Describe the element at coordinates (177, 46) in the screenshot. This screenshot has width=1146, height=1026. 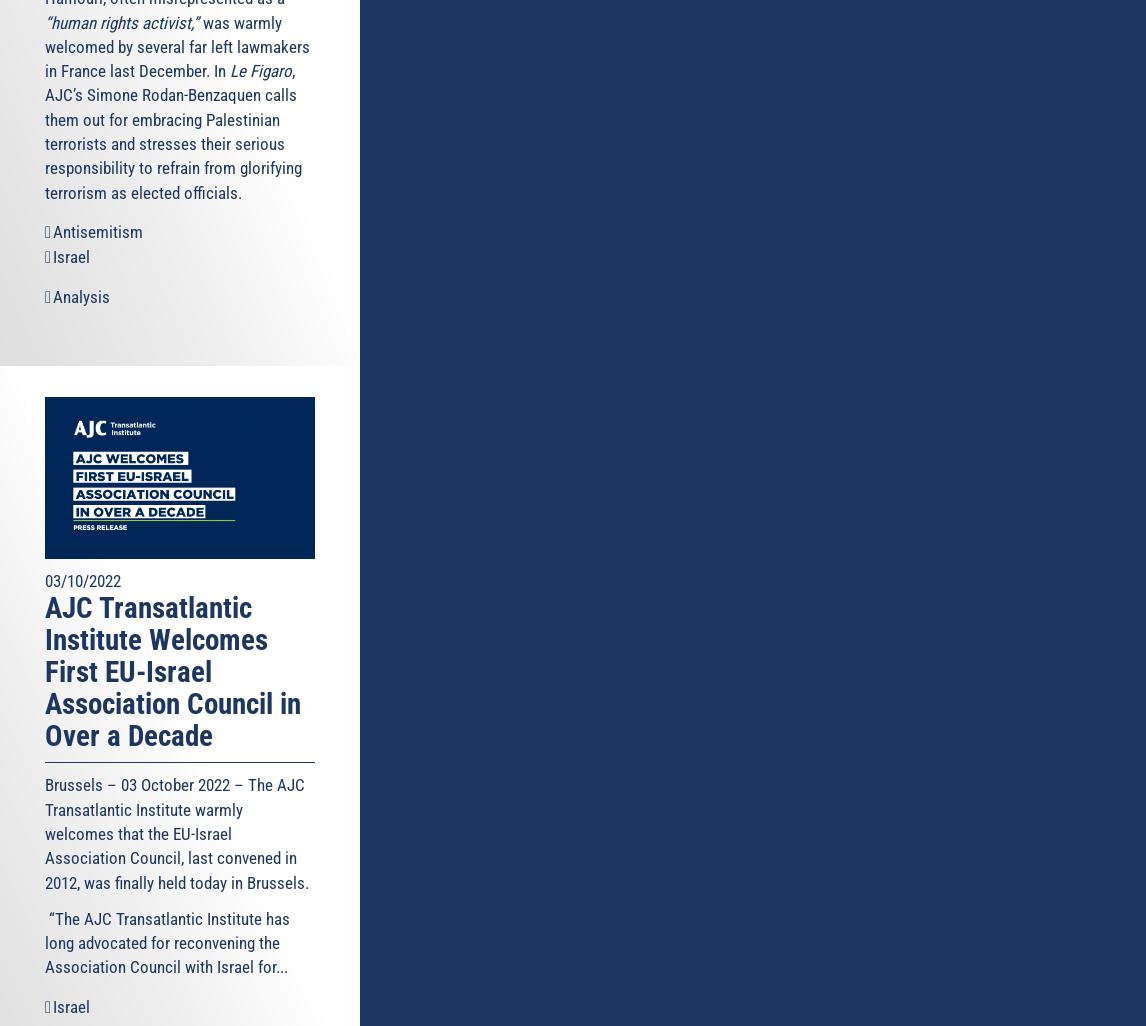
I see `'was warmly welcomed by several far left lawmakers in France last December. In'` at that location.